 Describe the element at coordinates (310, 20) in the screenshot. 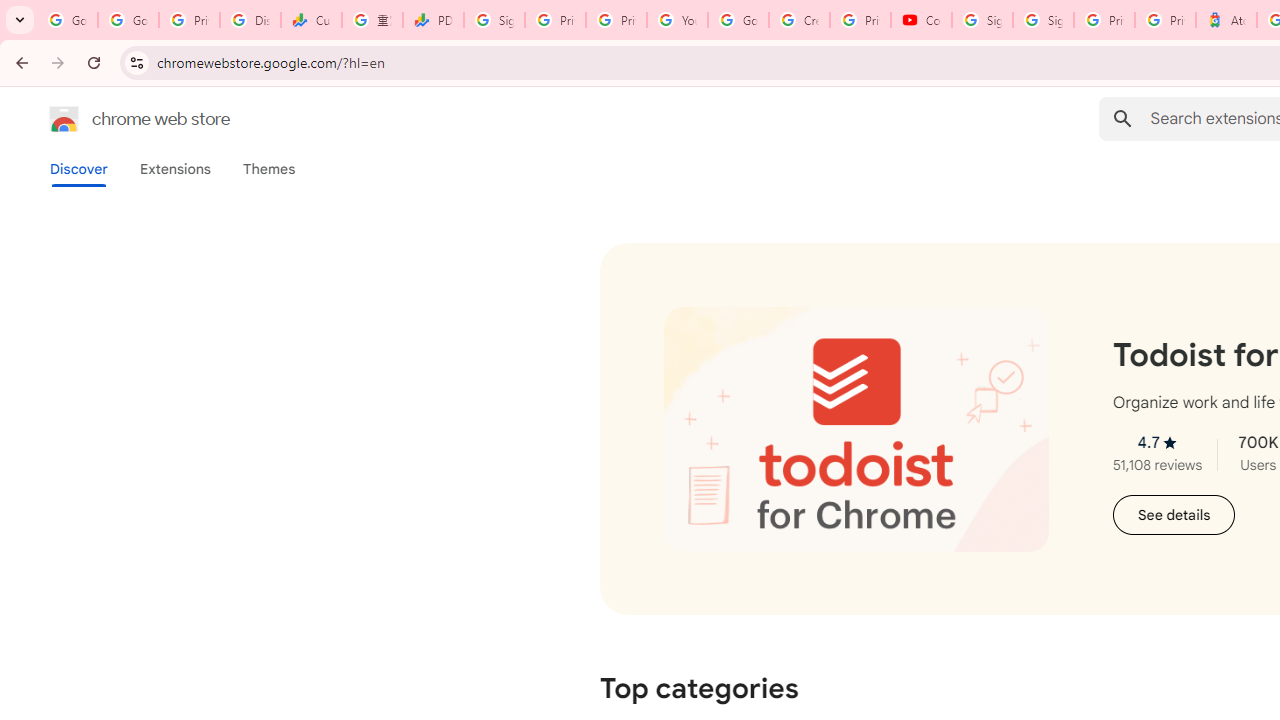

I see `'Currencies - Google Finance'` at that location.